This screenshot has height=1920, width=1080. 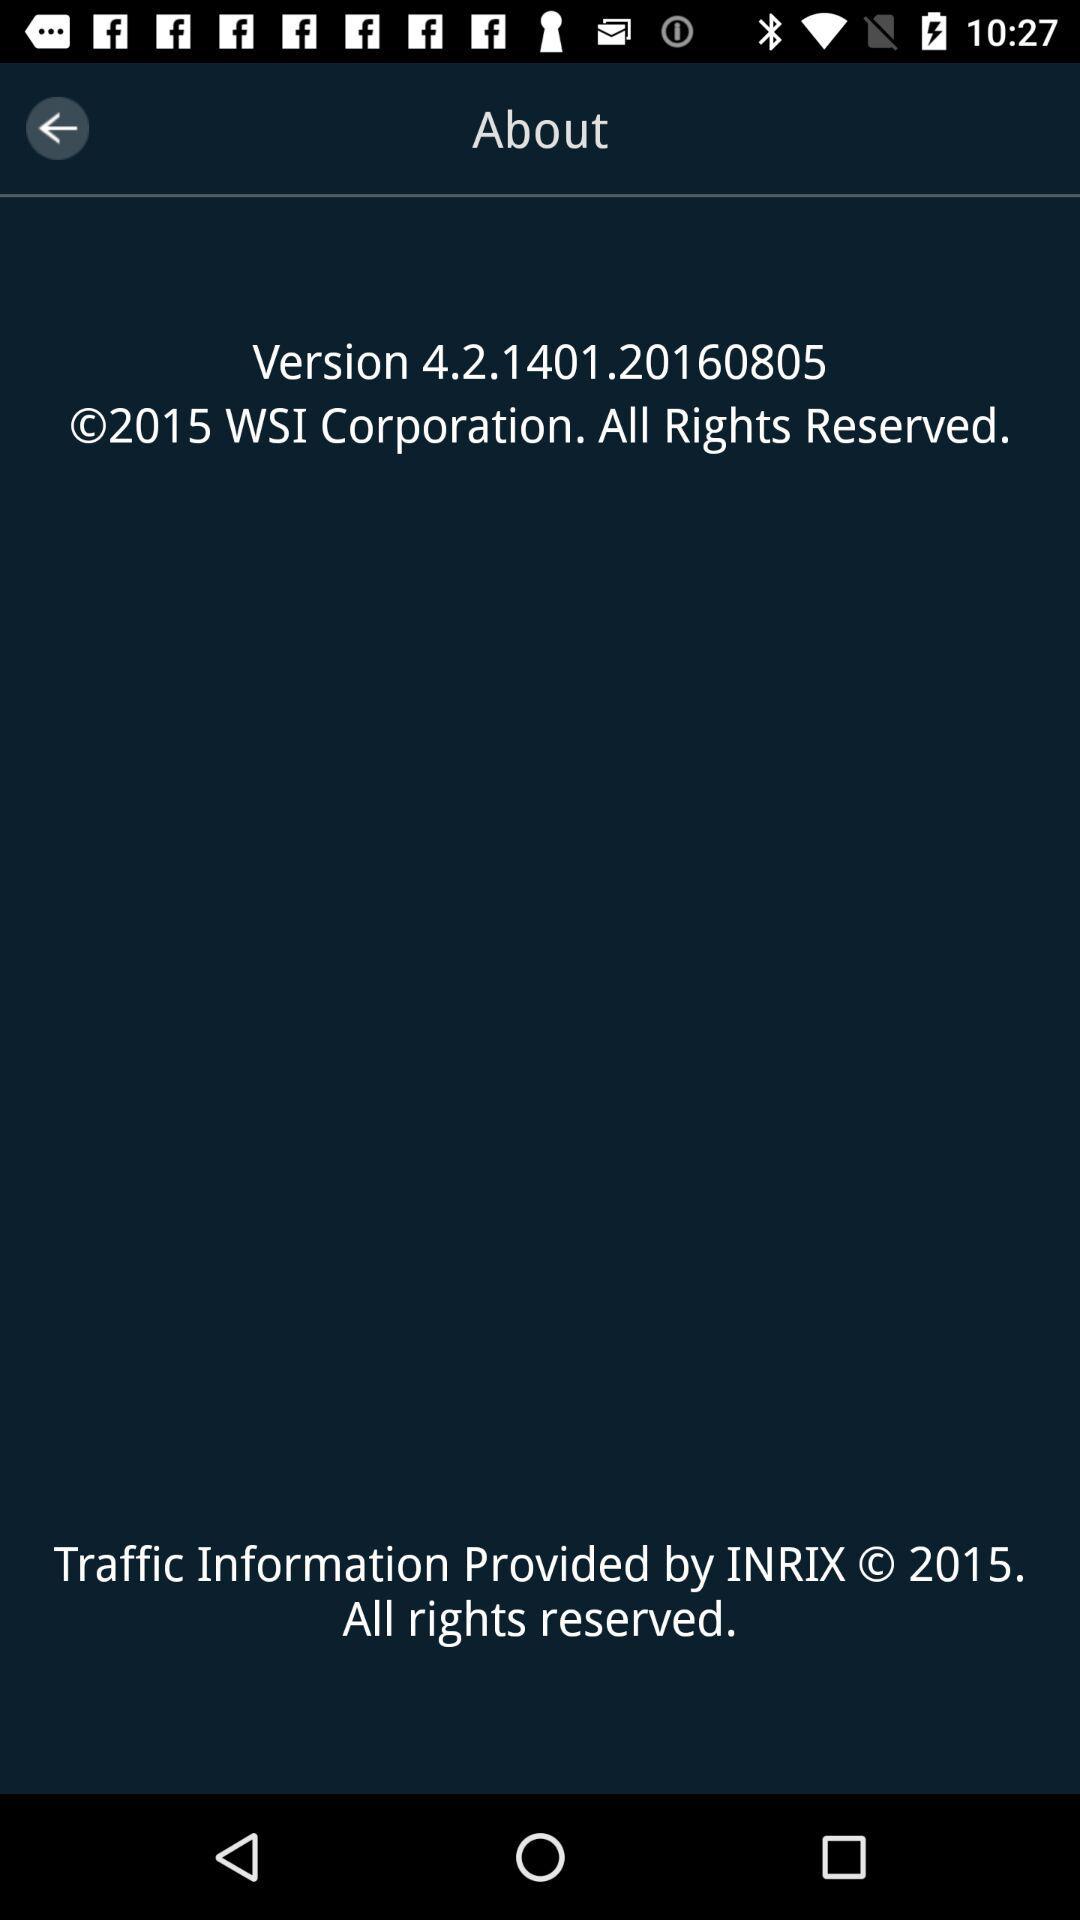 I want to click on the arrow_backward icon, so click(x=56, y=127).